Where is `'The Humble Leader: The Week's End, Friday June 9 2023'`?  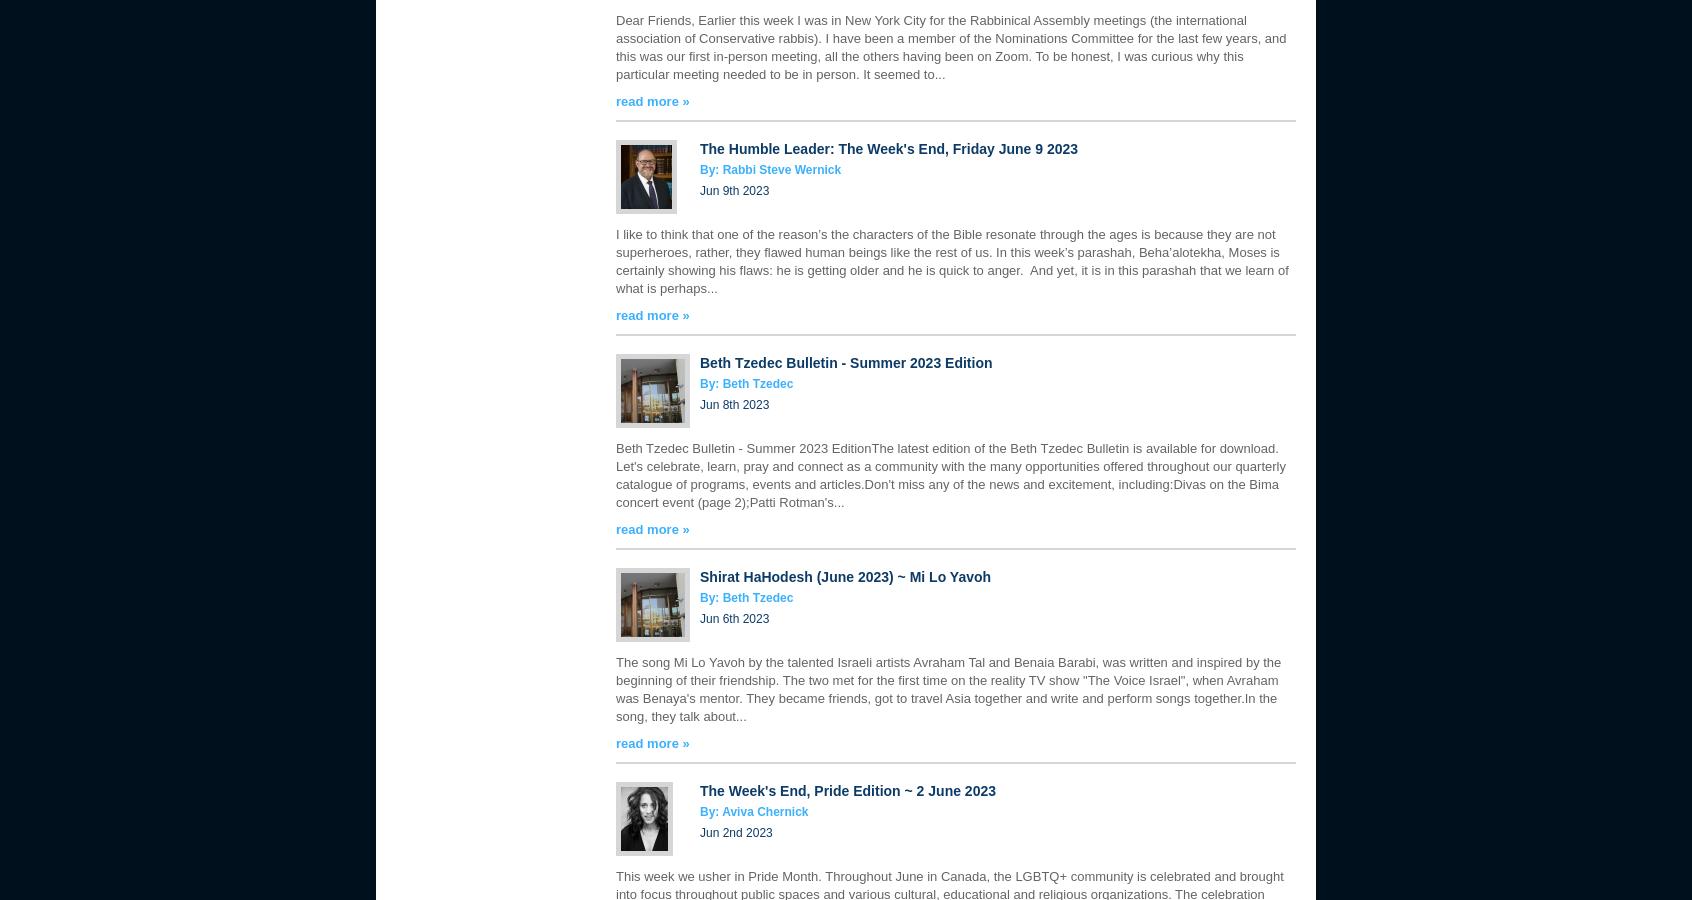 'The Humble Leader: The Week's End, Friday June 9 2023' is located at coordinates (887, 149).